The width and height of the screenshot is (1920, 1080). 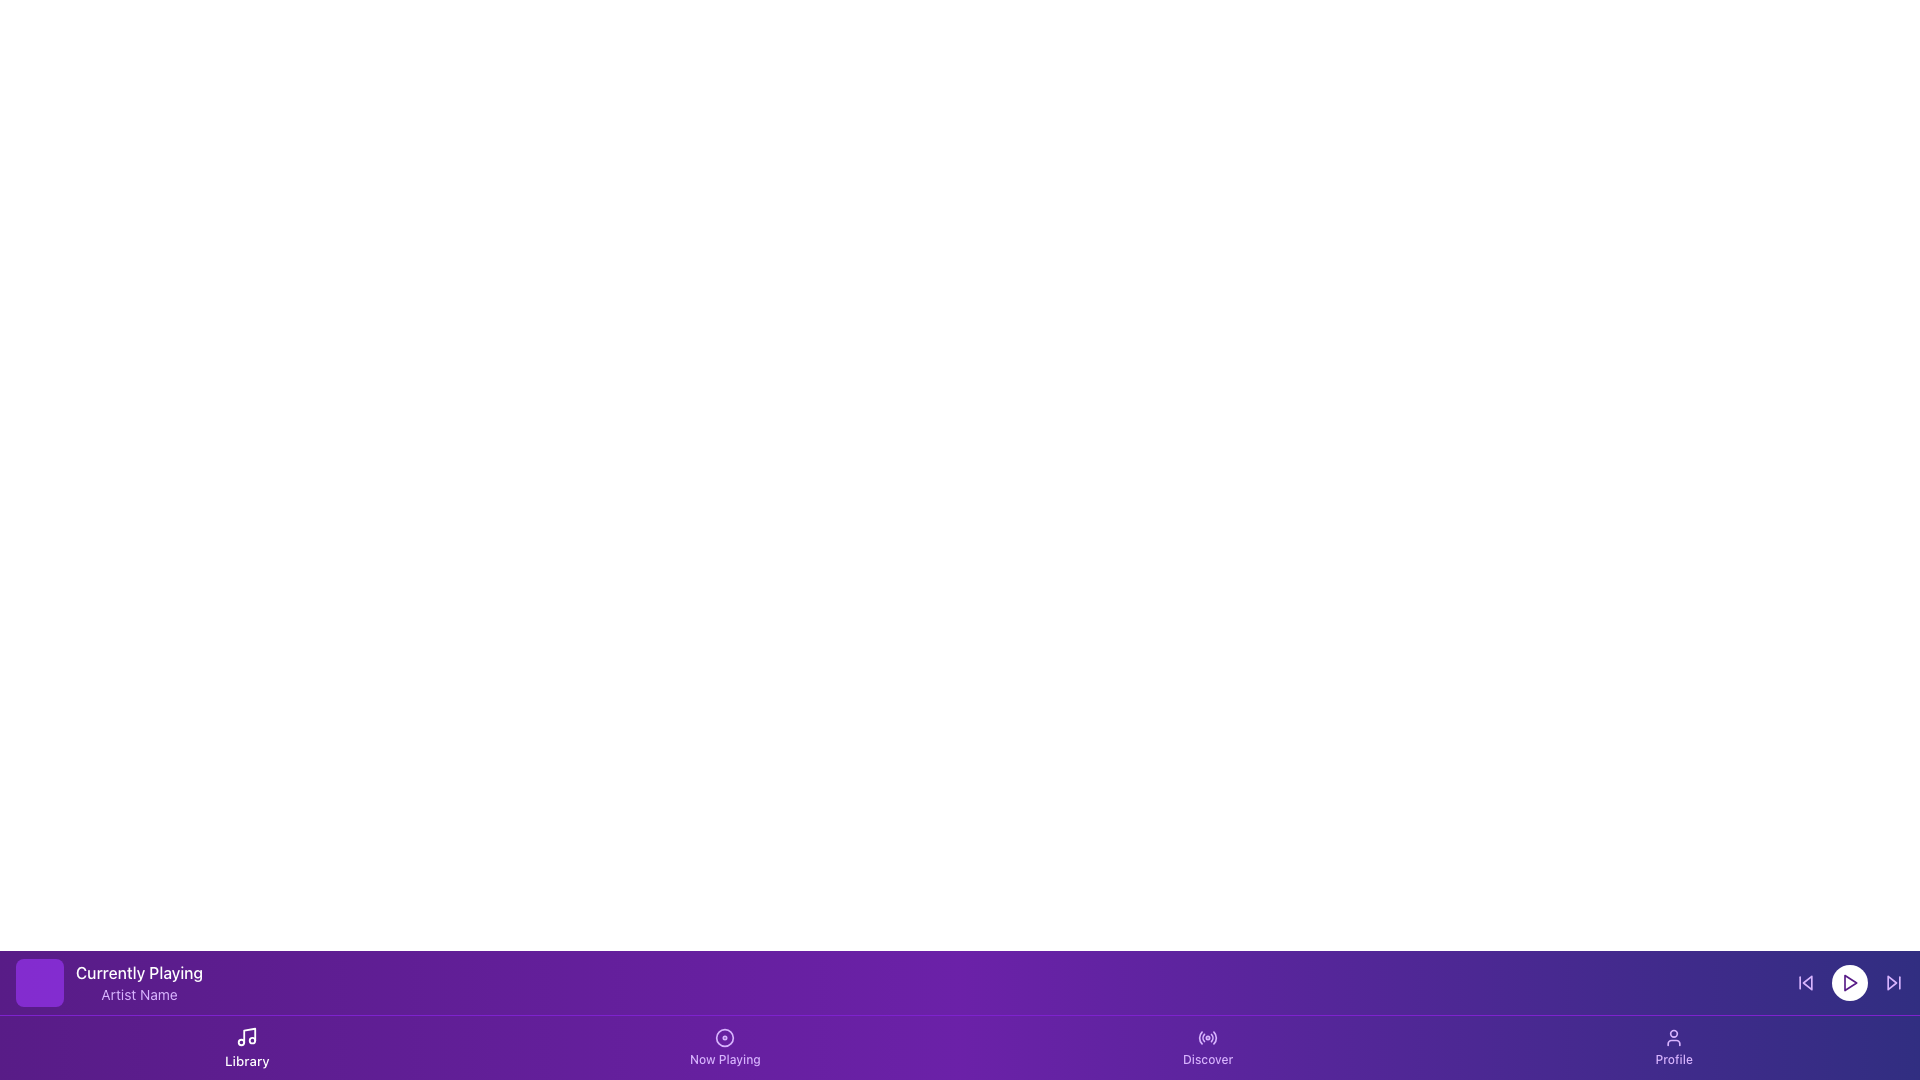 What do you see at coordinates (1807, 982) in the screenshot?
I see `the triangular navigation arrow icon used for skipping backward in media control interfaces, located in the lower-right corner of the interface` at bounding box center [1807, 982].